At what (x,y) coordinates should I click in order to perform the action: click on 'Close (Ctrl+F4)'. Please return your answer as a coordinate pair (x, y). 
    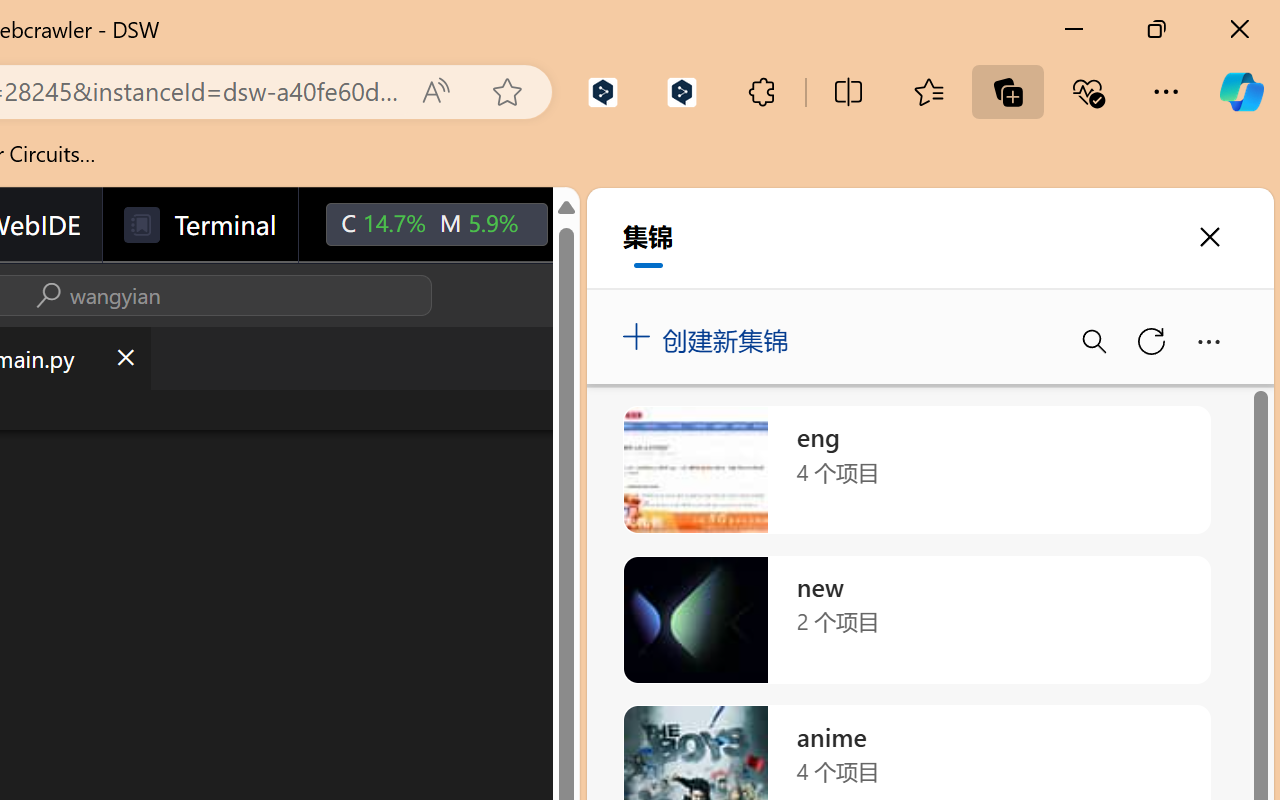
    Looking at the image, I should click on (123, 358).